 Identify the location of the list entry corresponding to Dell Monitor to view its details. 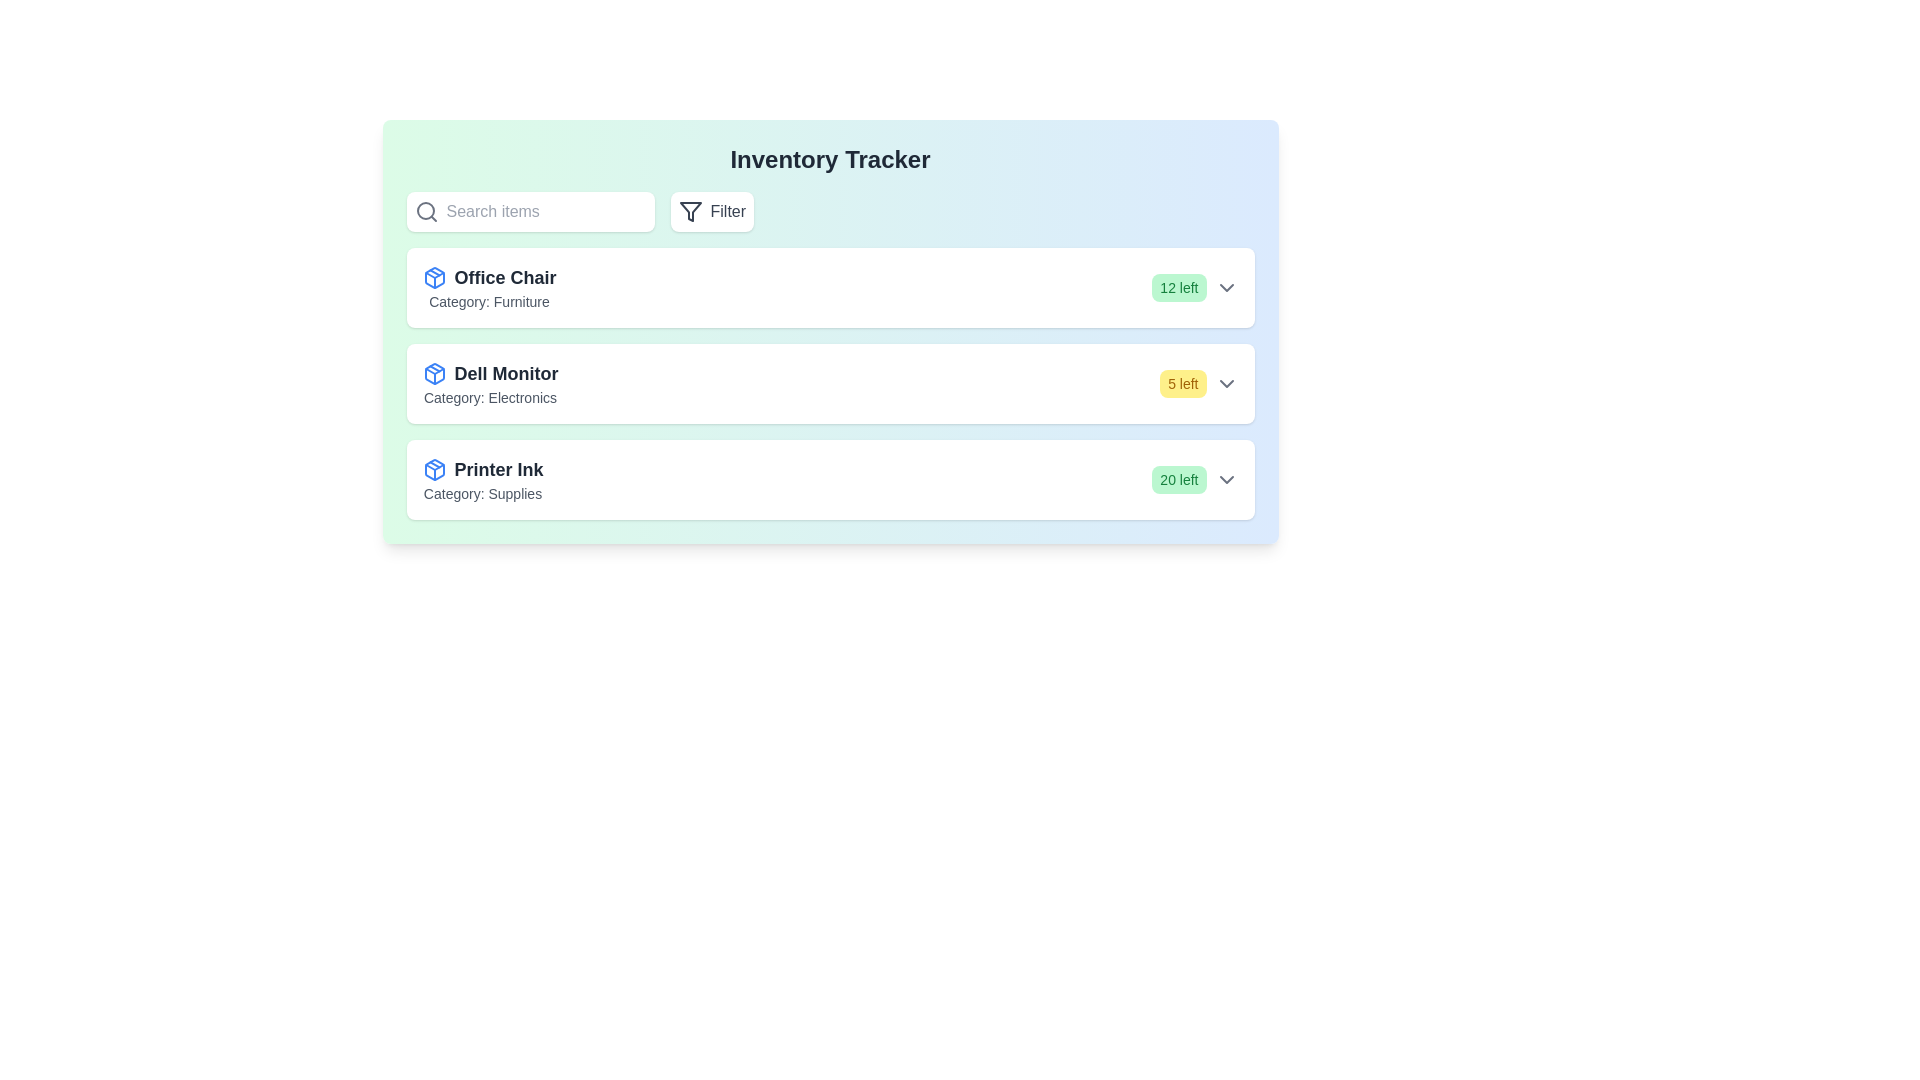
(830, 384).